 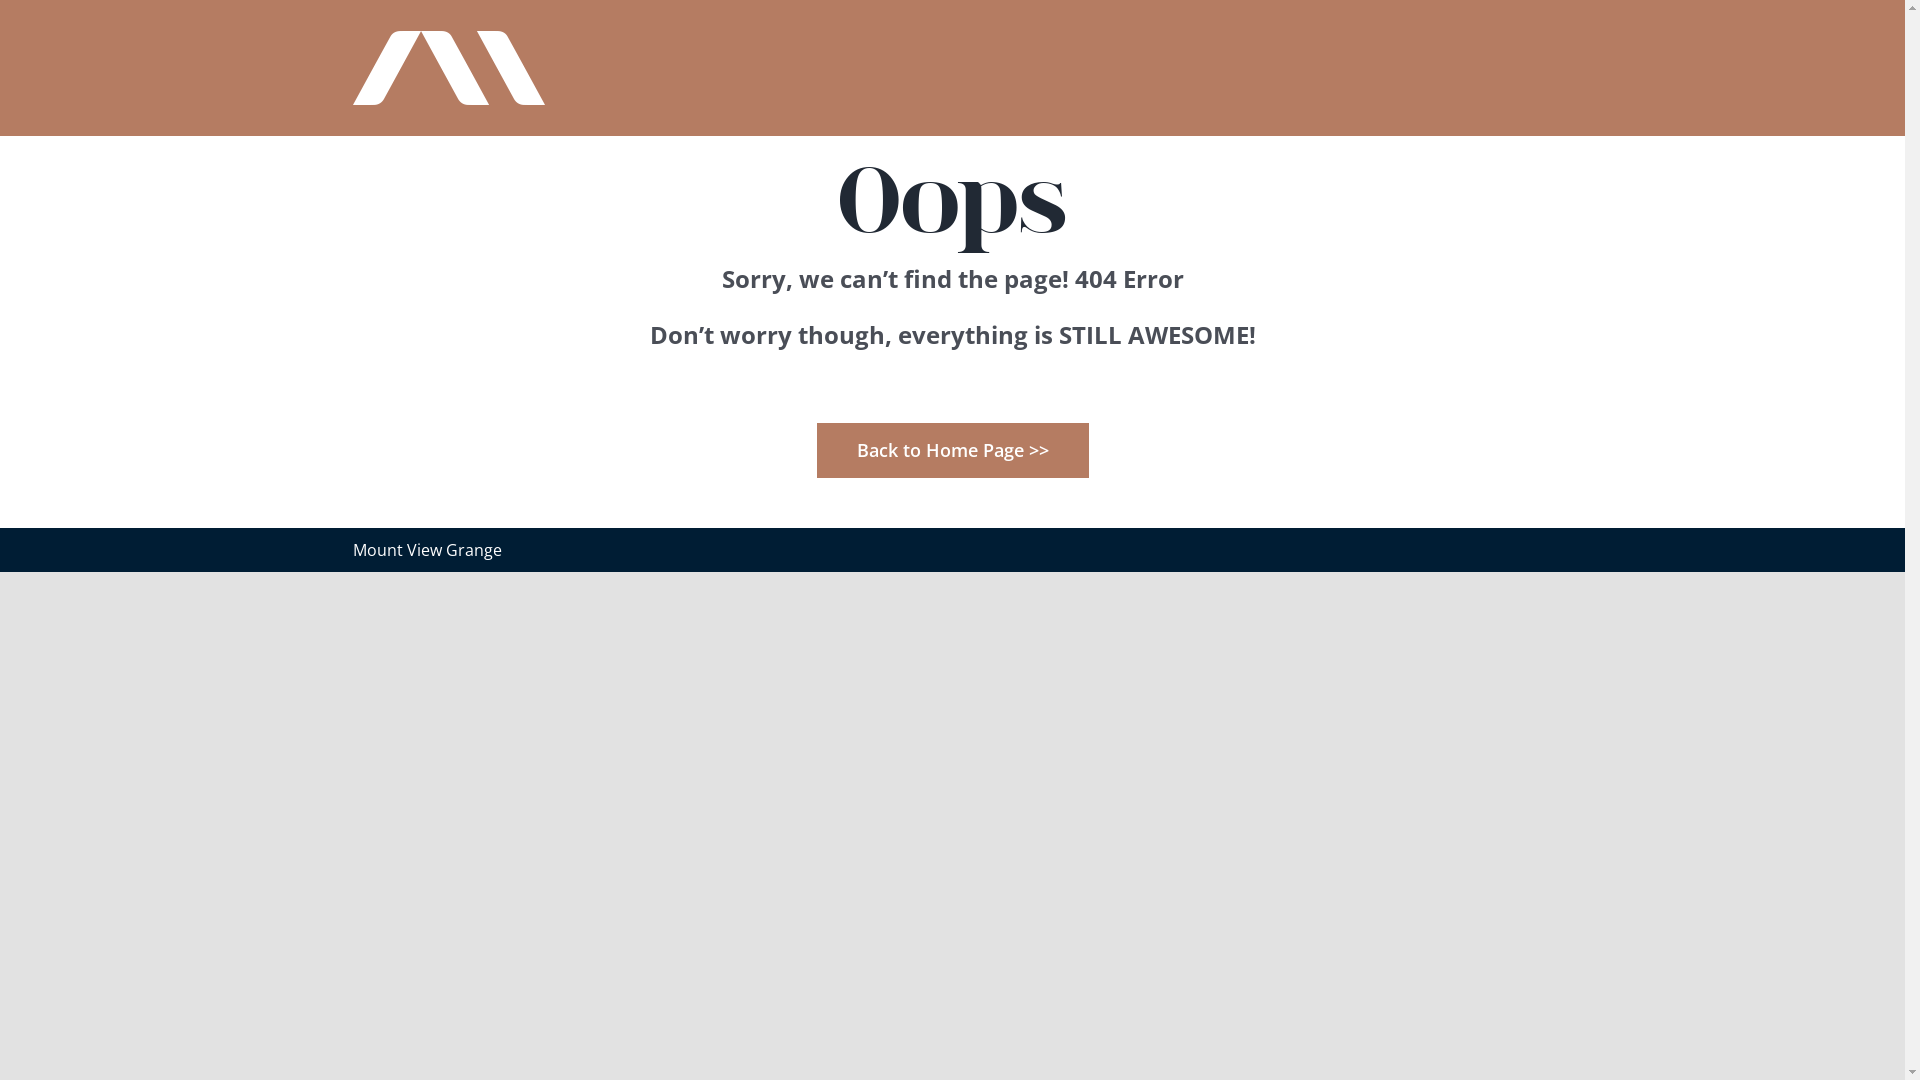 I want to click on 'Back to Home Page >>', so click(x=950, y=448).